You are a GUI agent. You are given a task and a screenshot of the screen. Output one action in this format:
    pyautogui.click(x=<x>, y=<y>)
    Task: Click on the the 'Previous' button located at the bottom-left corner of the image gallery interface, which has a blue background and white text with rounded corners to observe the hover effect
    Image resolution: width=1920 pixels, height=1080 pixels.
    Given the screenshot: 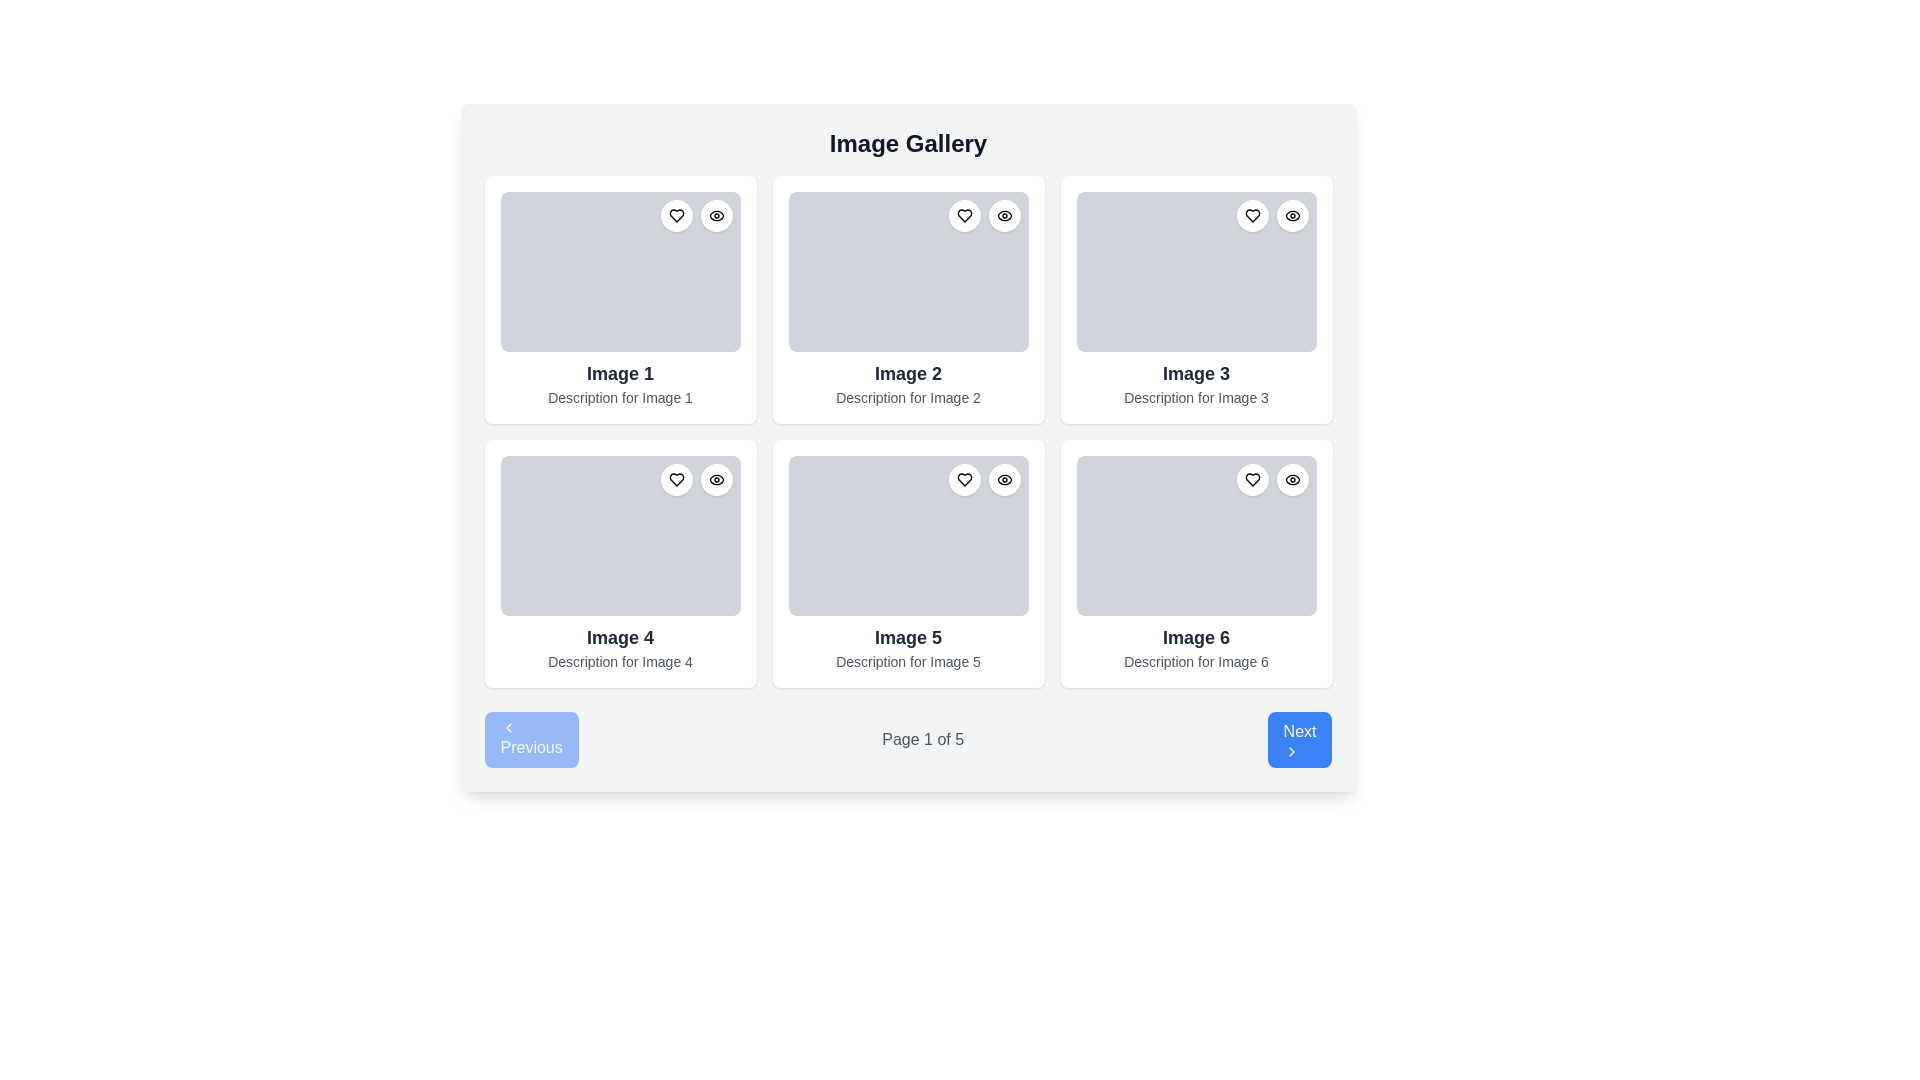 What is the action you would take?
    pyautogui.click(x=531, y=740)
    